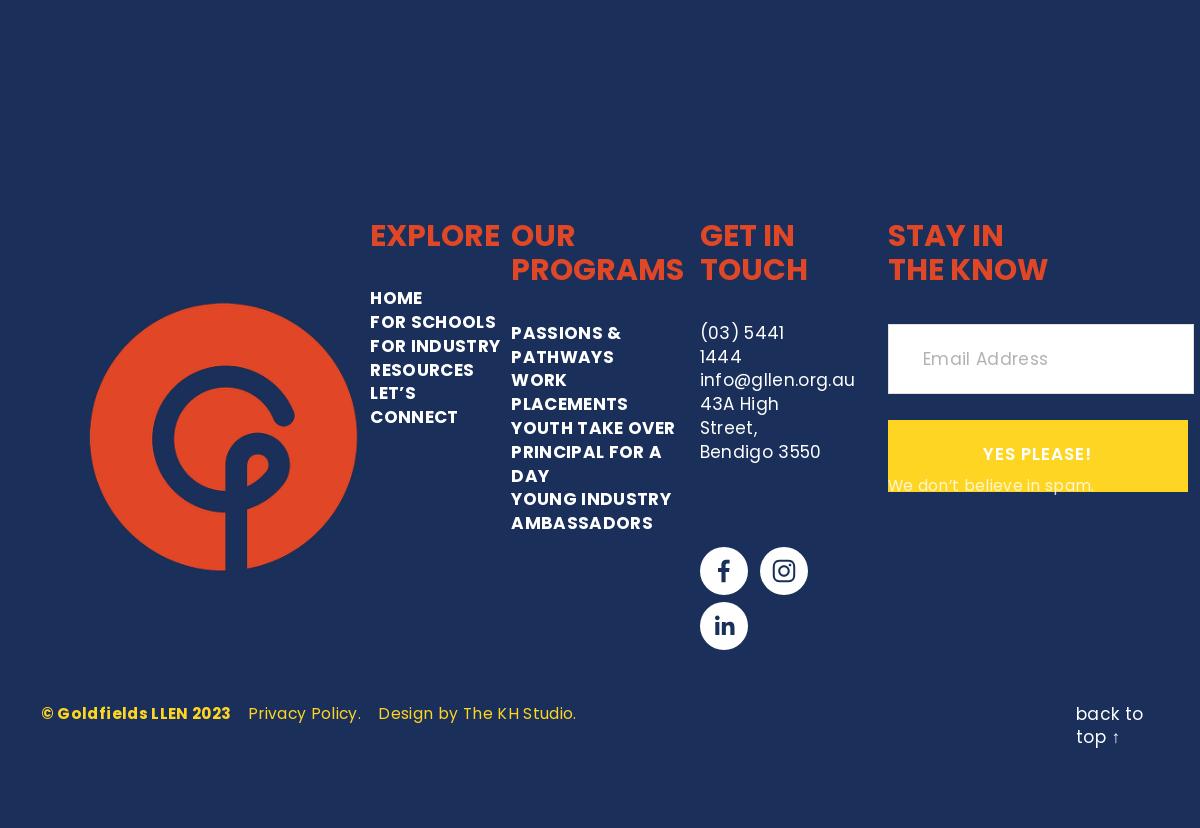 The image size is (1200, 828). What do you see at coordinates (992, 289) in the screenshot?
I see `'We don’t believe in spam.'` at bounding box center [992, 289].